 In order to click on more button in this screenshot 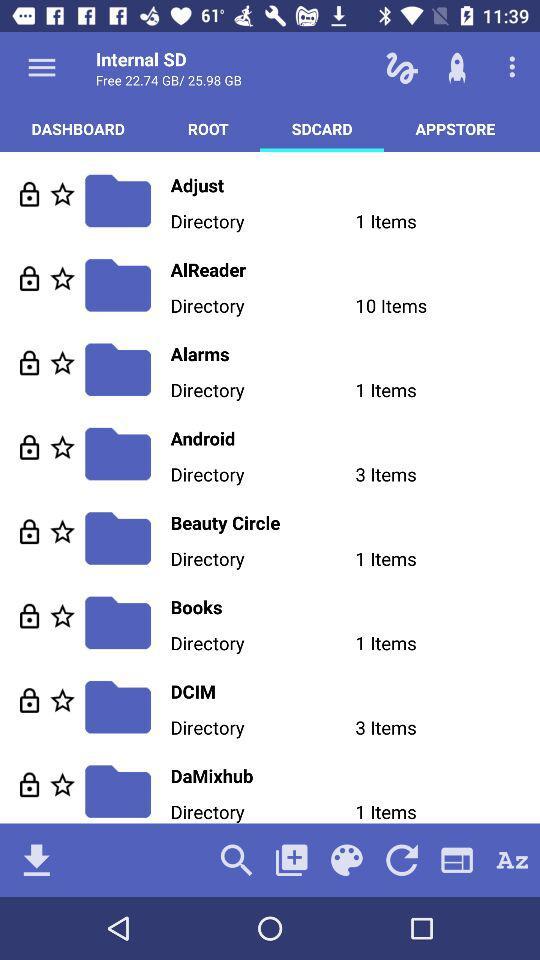, I will do `click(42, 67)`.